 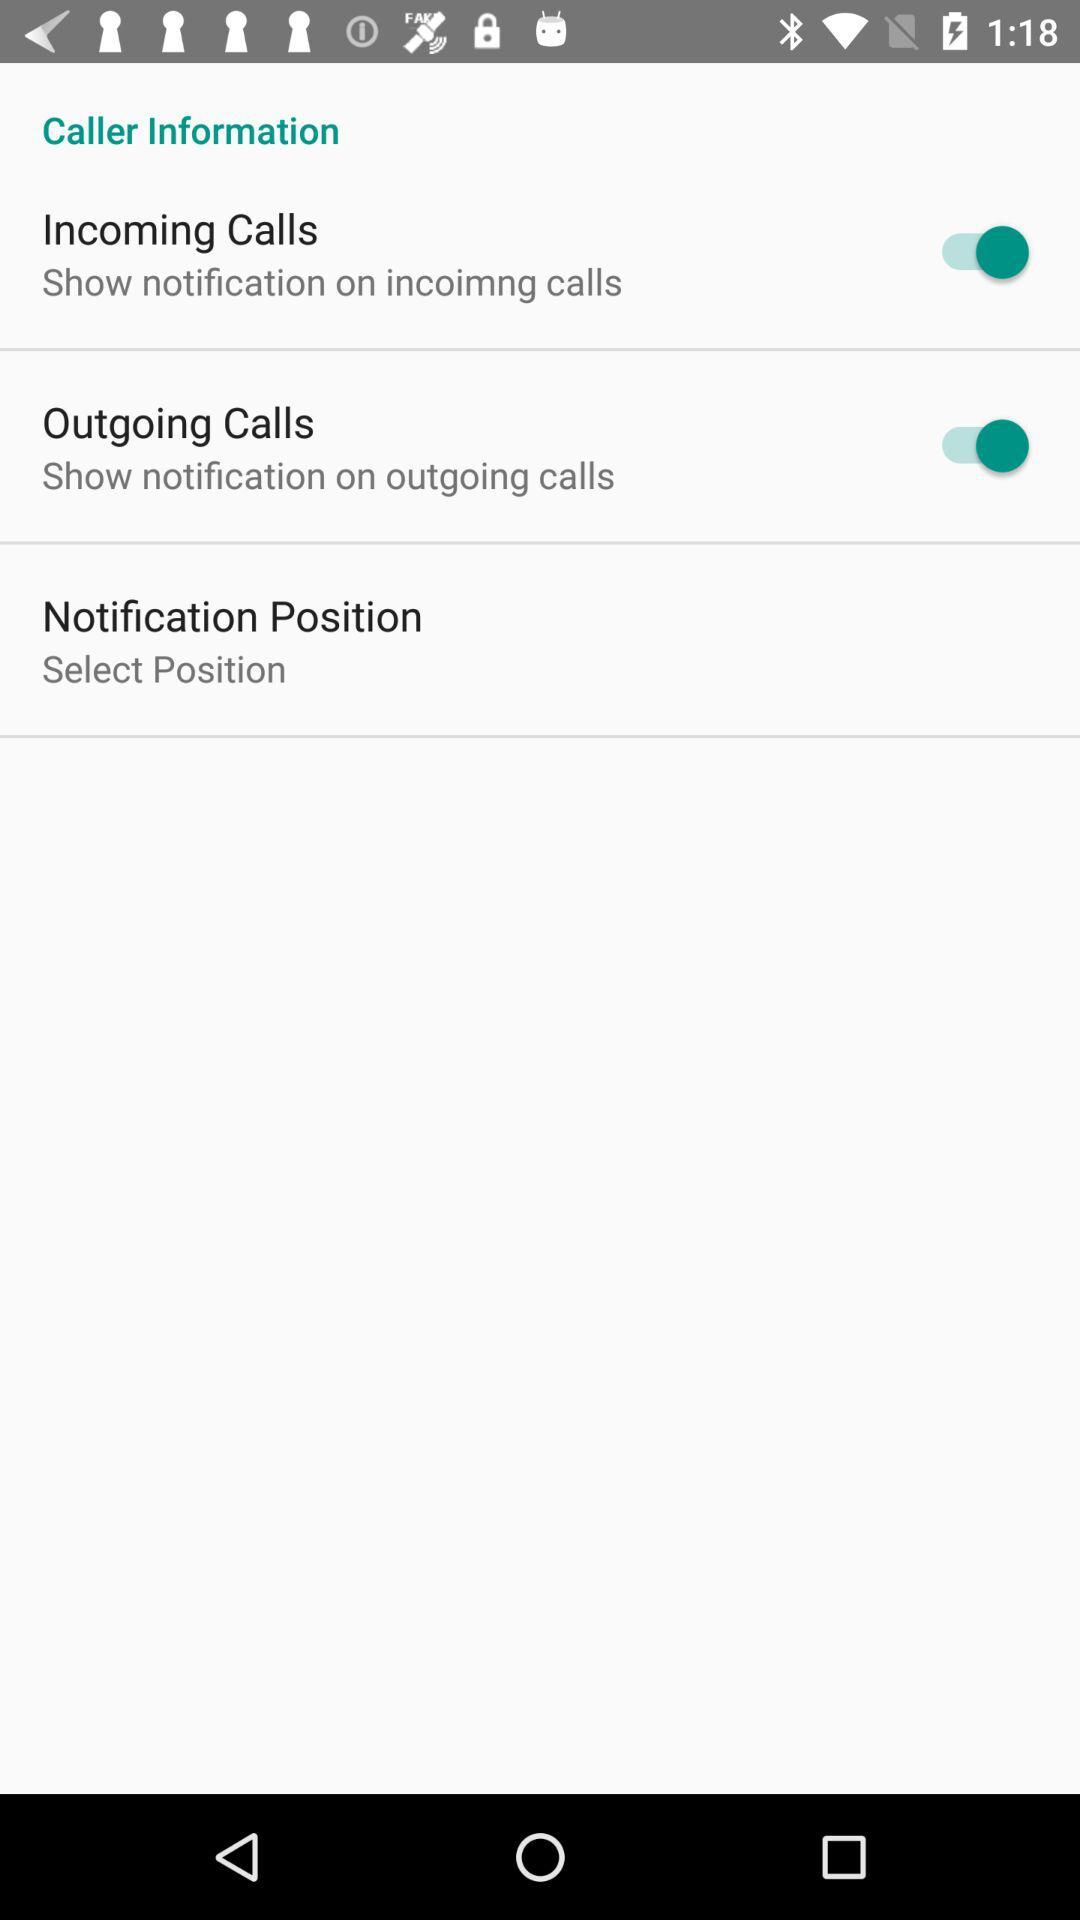 What do you see at coordinates (231, 613) in the screenshot?
I see `the notification position icon` at bounding box center [231, 613].